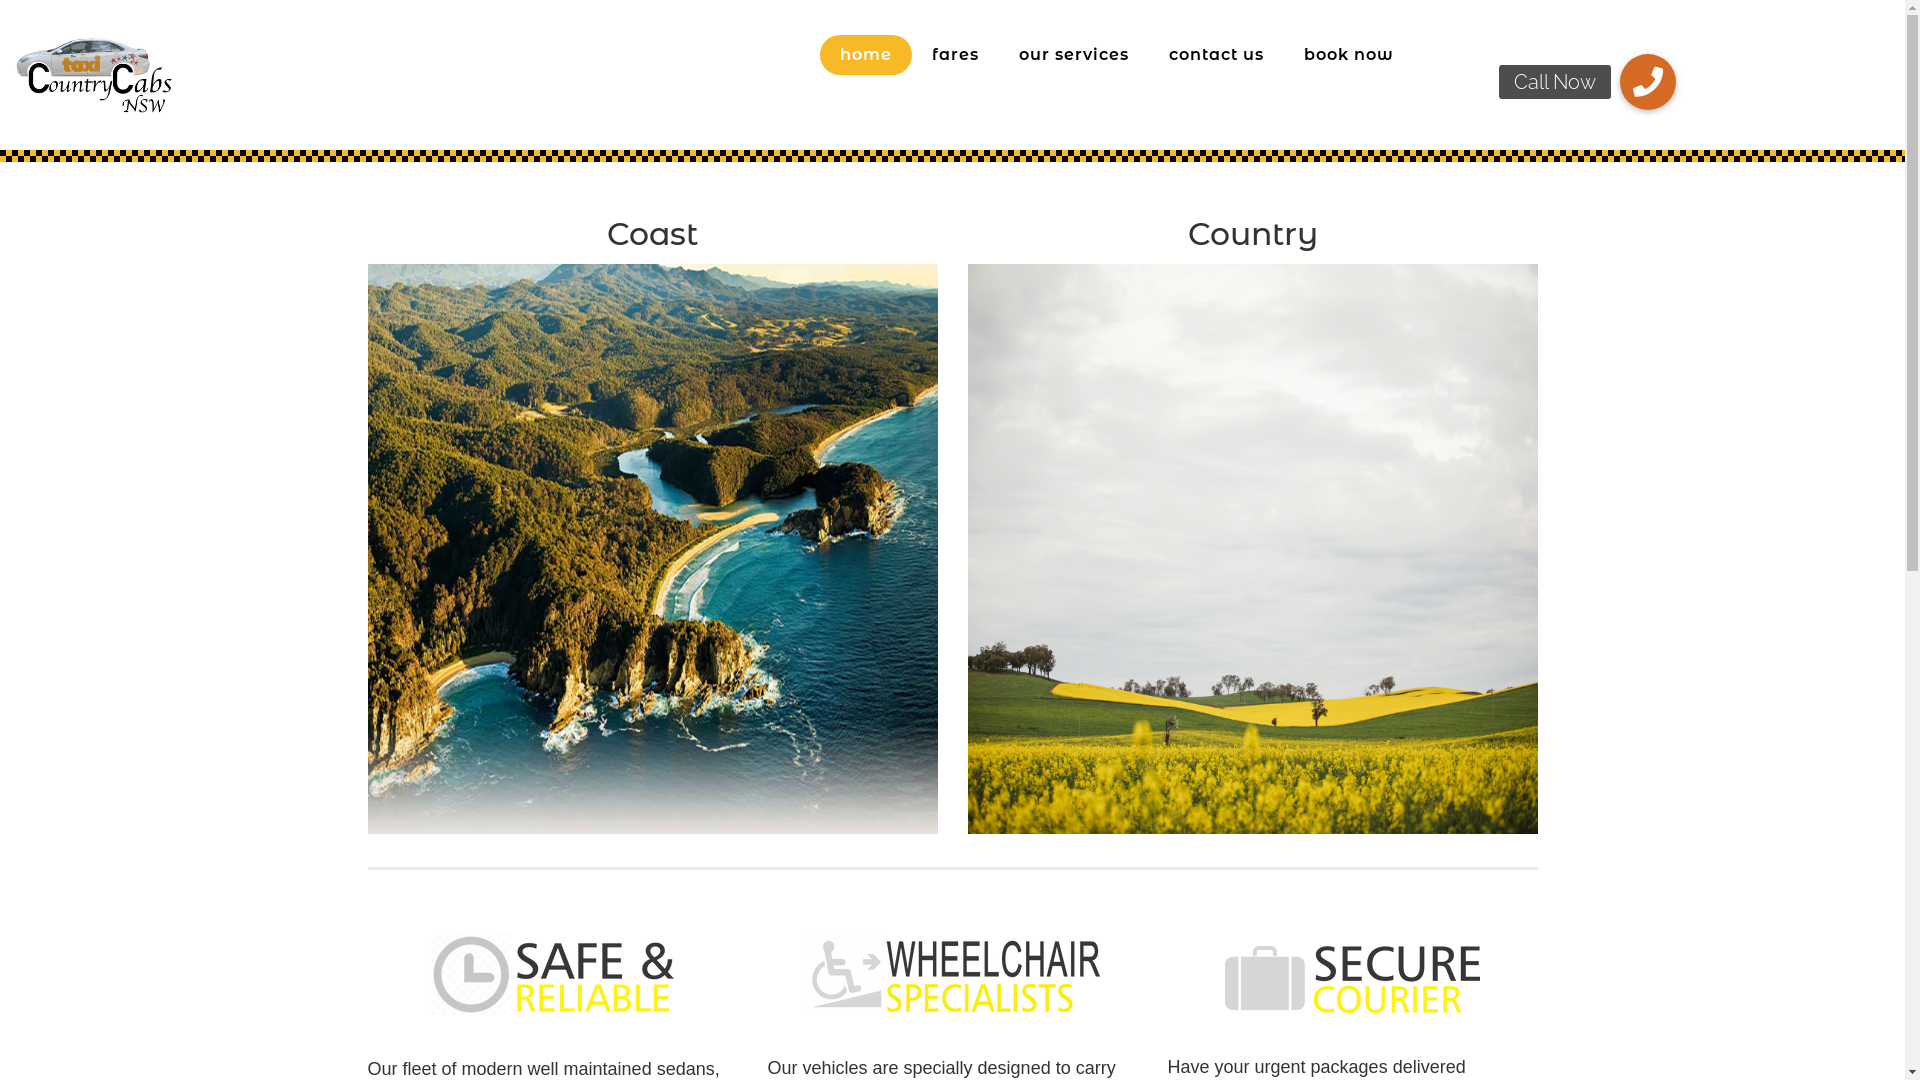  I want to click on 'book now', so click(1348, 53).